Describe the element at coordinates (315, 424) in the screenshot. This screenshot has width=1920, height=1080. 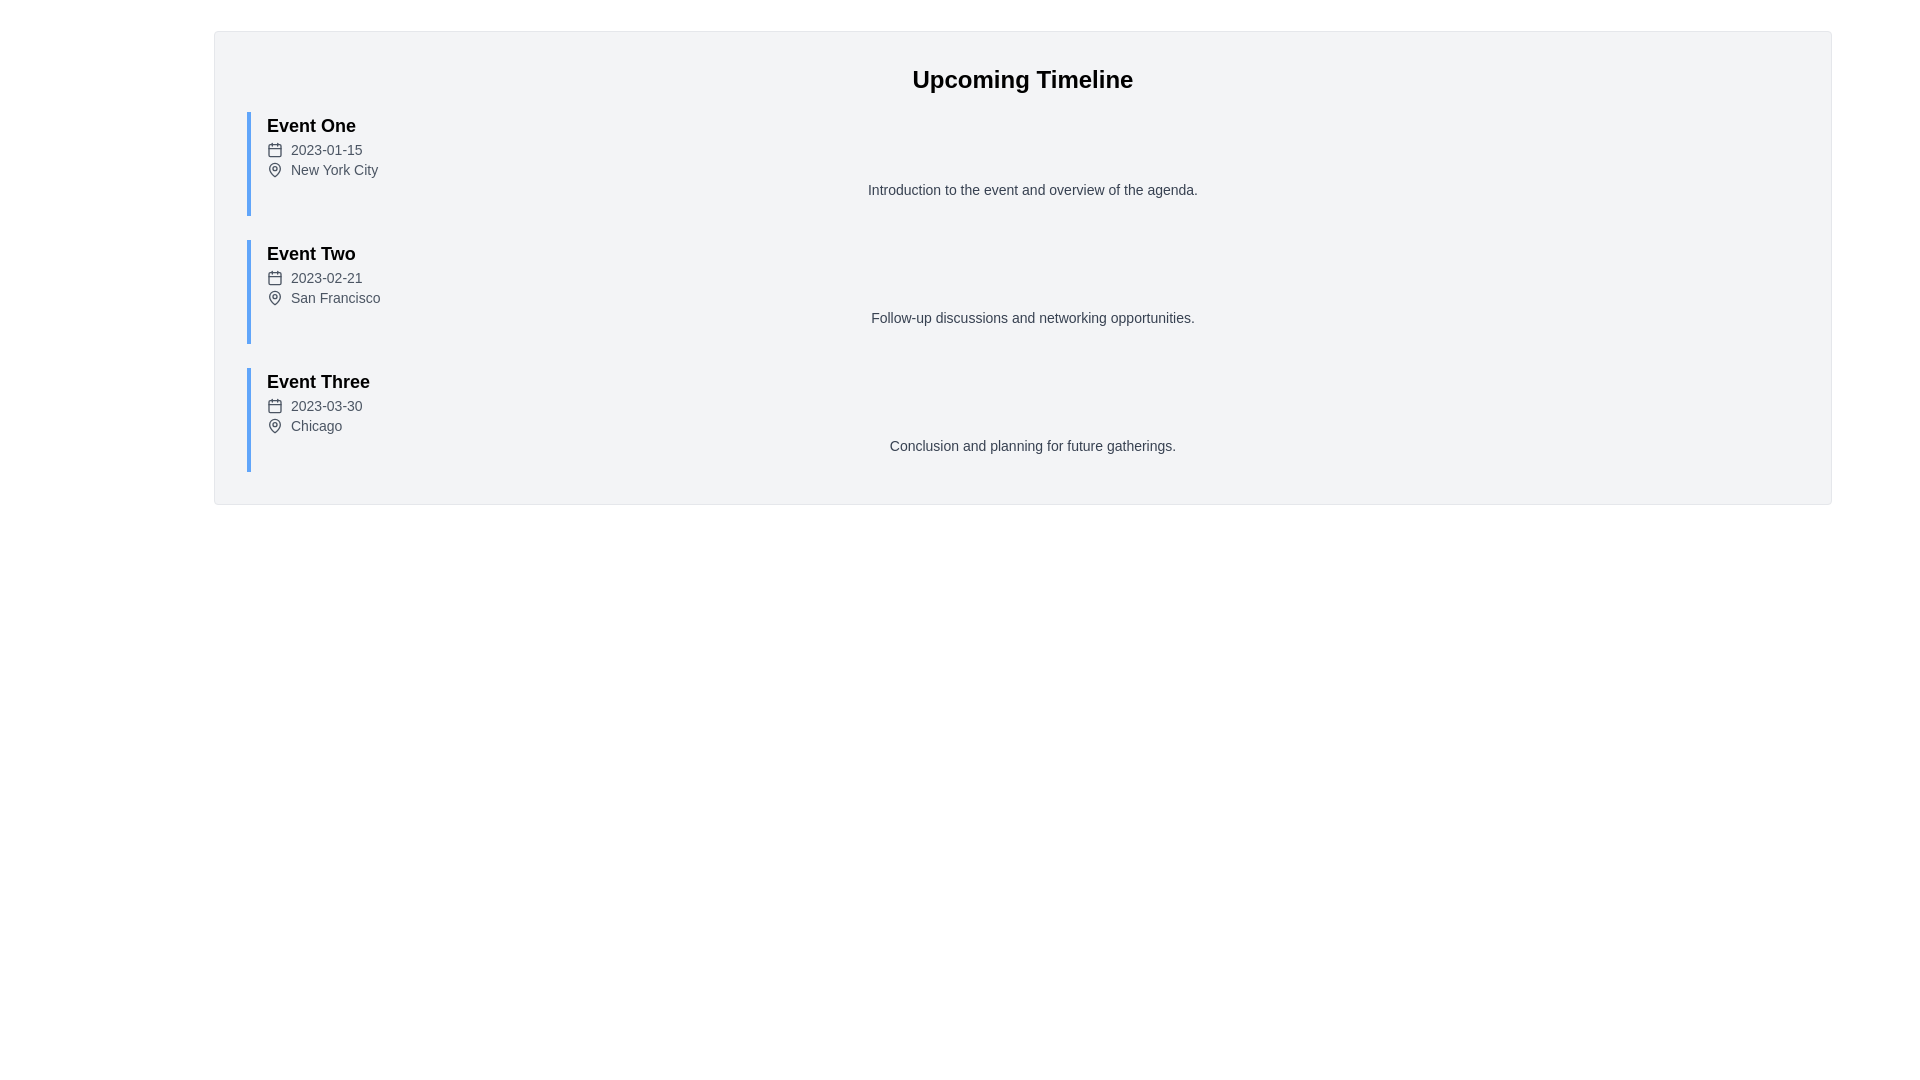
I see `the text label displaying 'Chicago', which is styled in a medium-sized sans-serif font and colored gray, located in the 'Event Three' section of the timeline` at that location.